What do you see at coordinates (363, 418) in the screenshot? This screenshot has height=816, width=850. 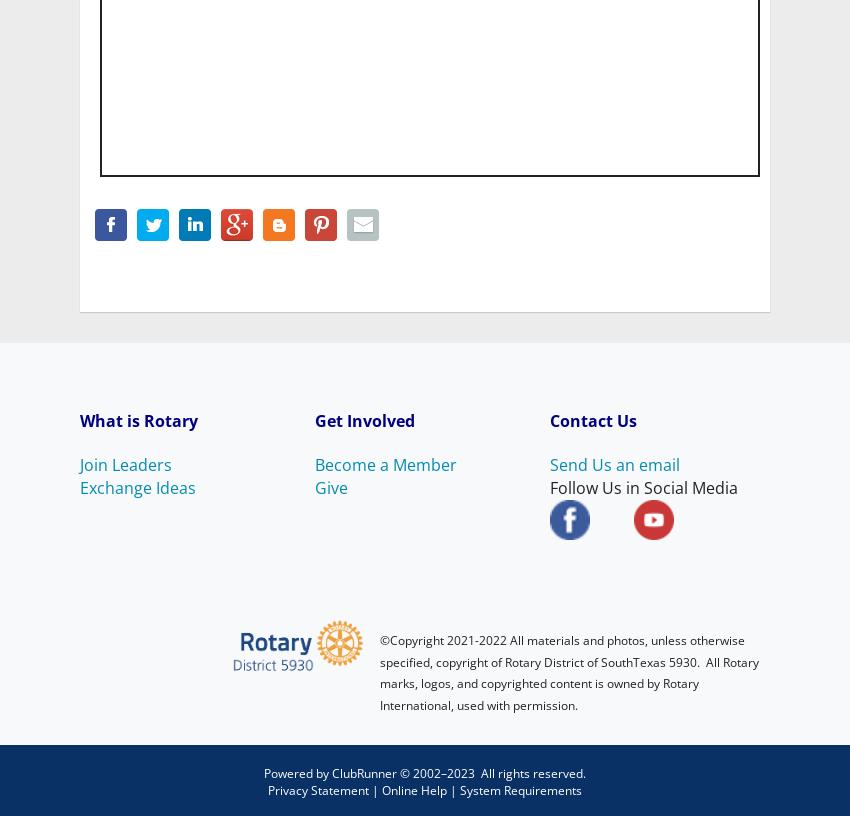 I see `'Get Involved'` at bounding box center [363, 418].